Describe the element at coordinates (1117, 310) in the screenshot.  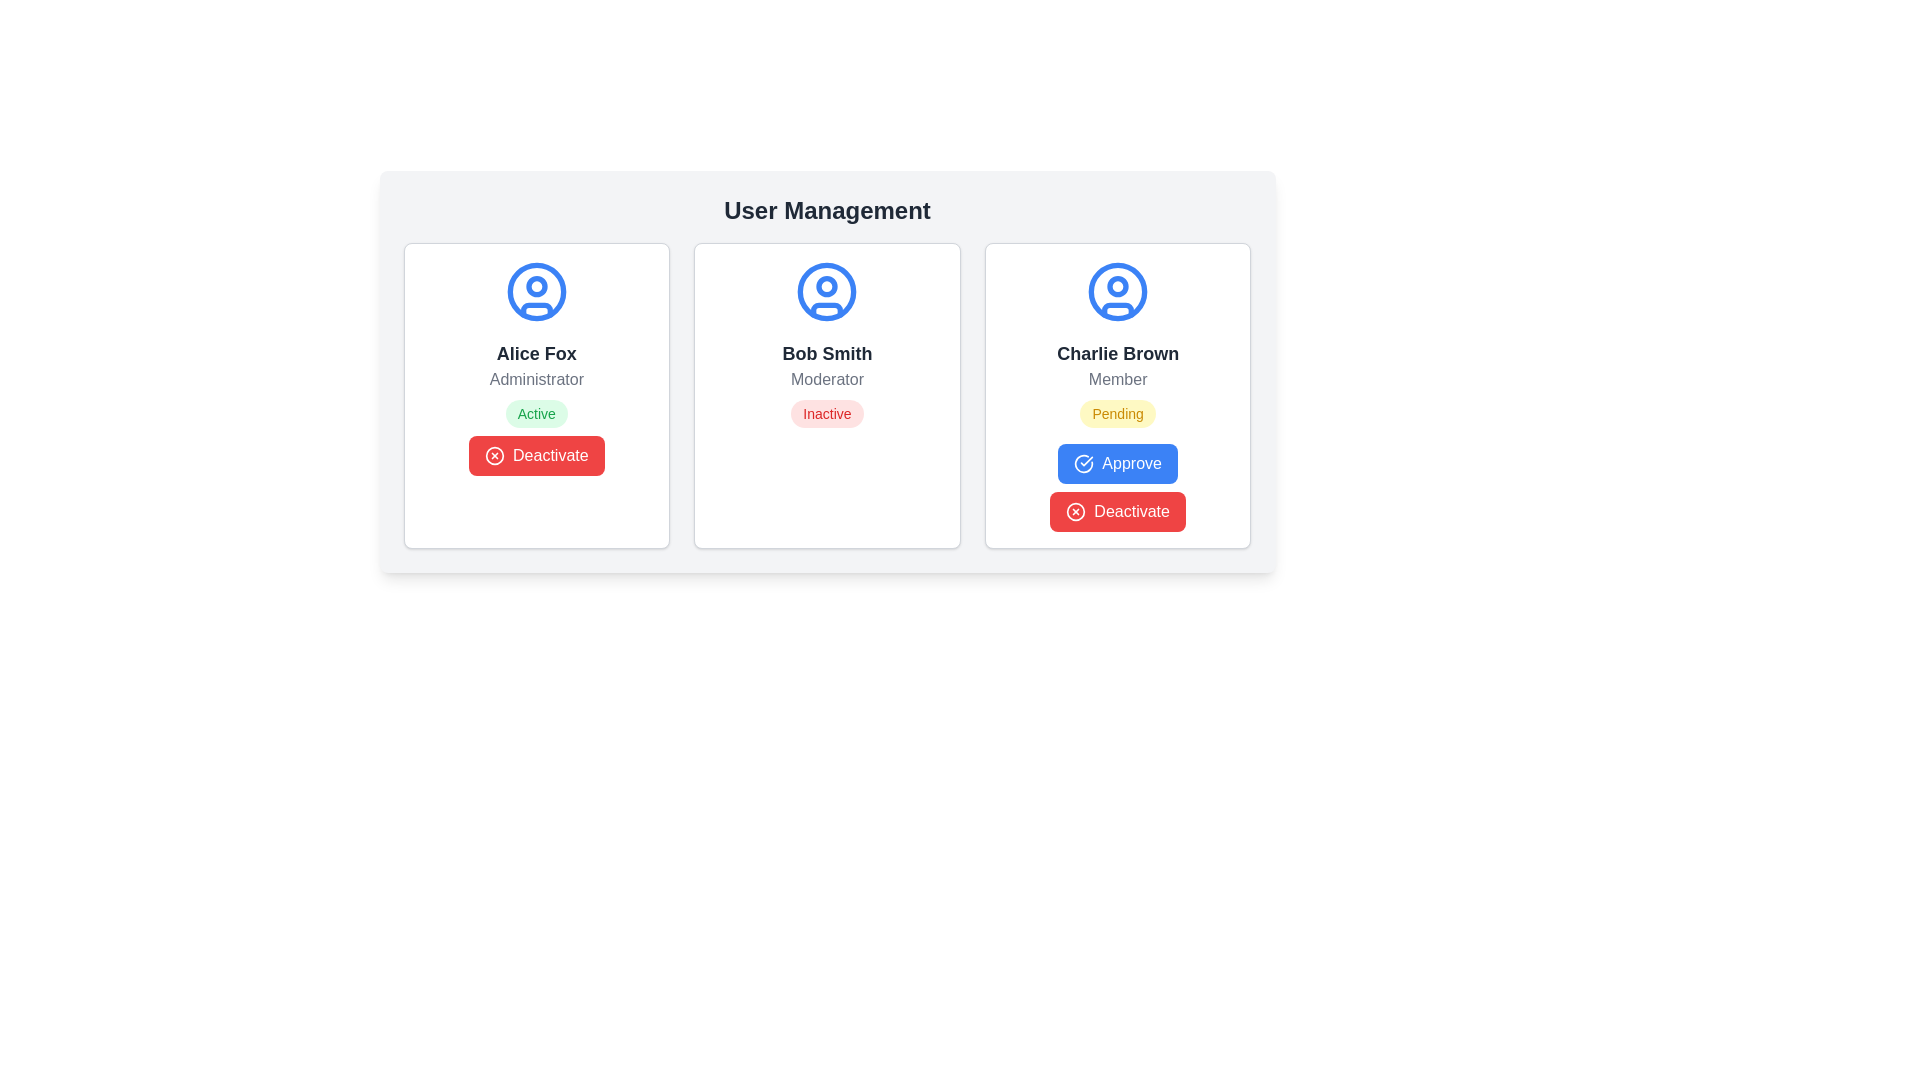
I see `the arc-shaped line graphic that forms the bottom outline of the user avatar icon representing Charlie Brown's profile` at that location.